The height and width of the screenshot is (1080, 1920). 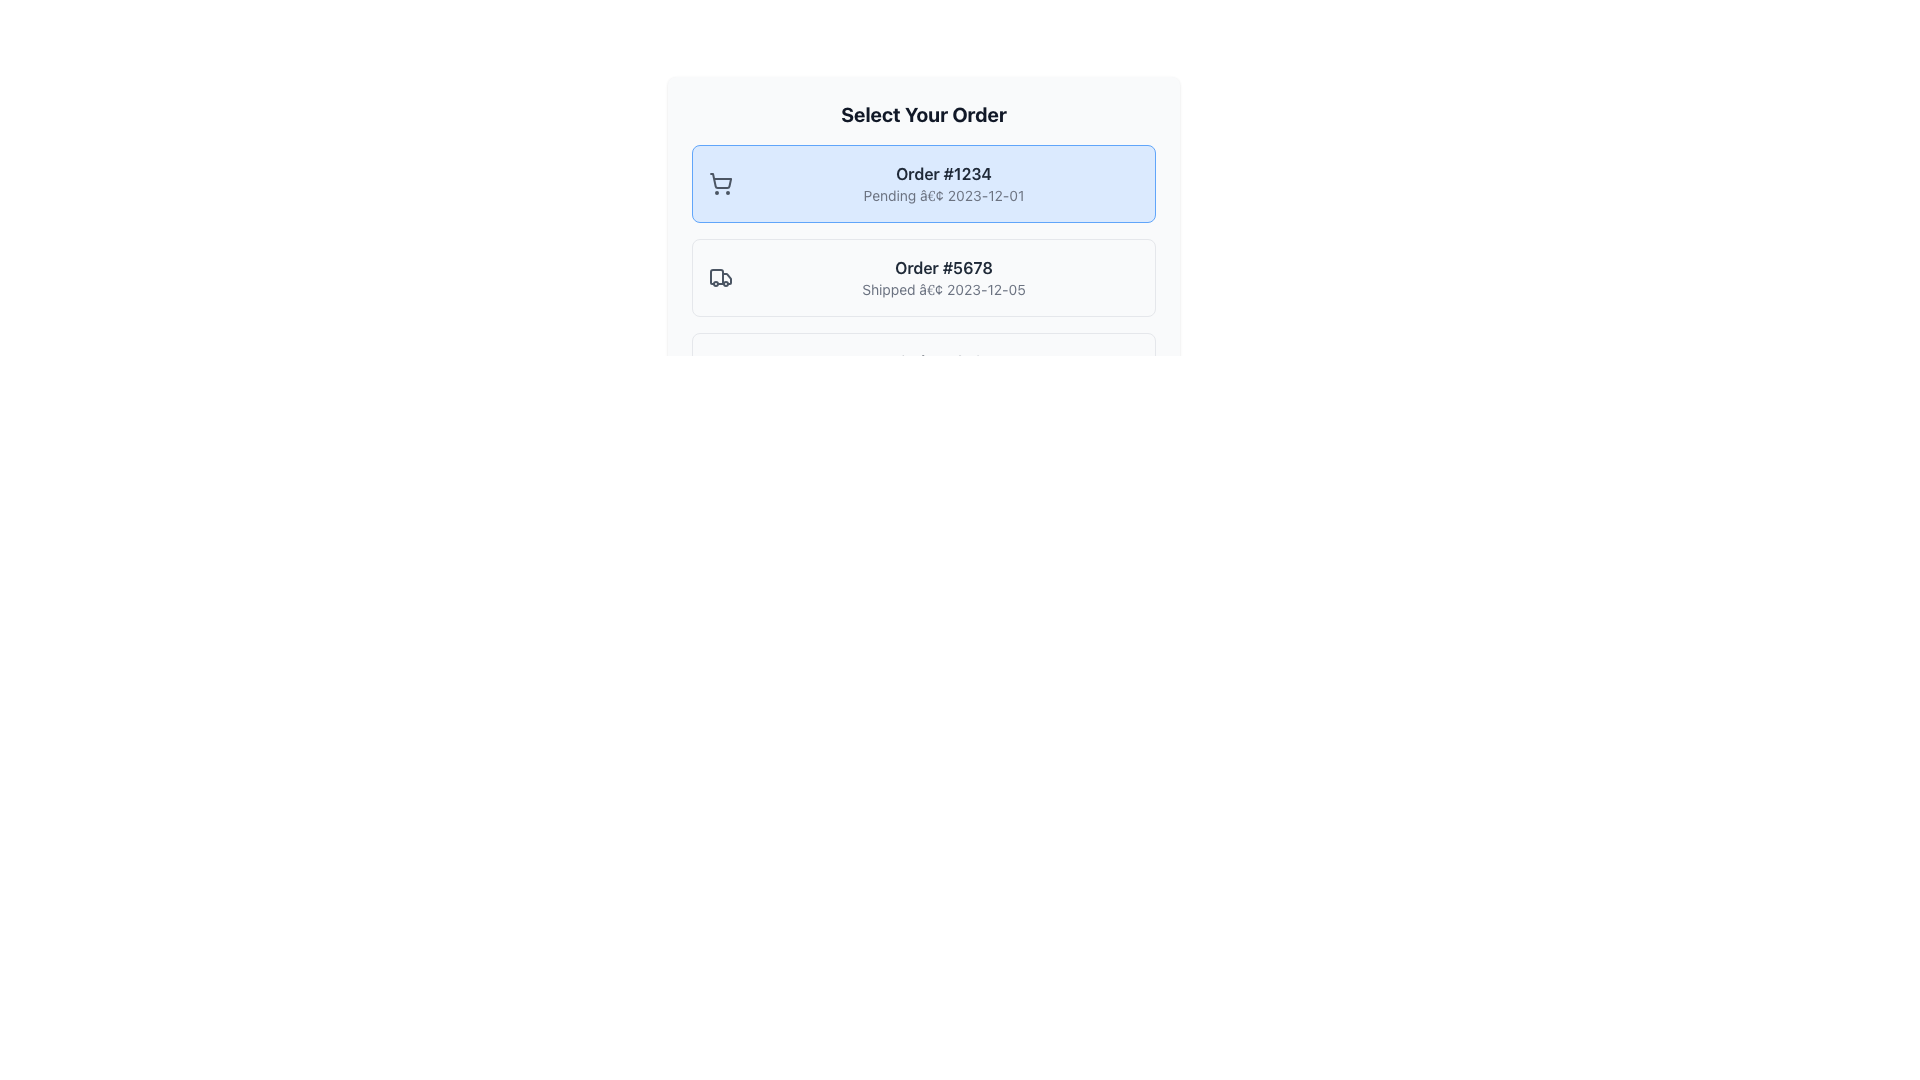 I want to click on the vector graphic element representing part of the shopping cart icon located adjacent to the text 'Order #1234', so click(x=720, y=181).